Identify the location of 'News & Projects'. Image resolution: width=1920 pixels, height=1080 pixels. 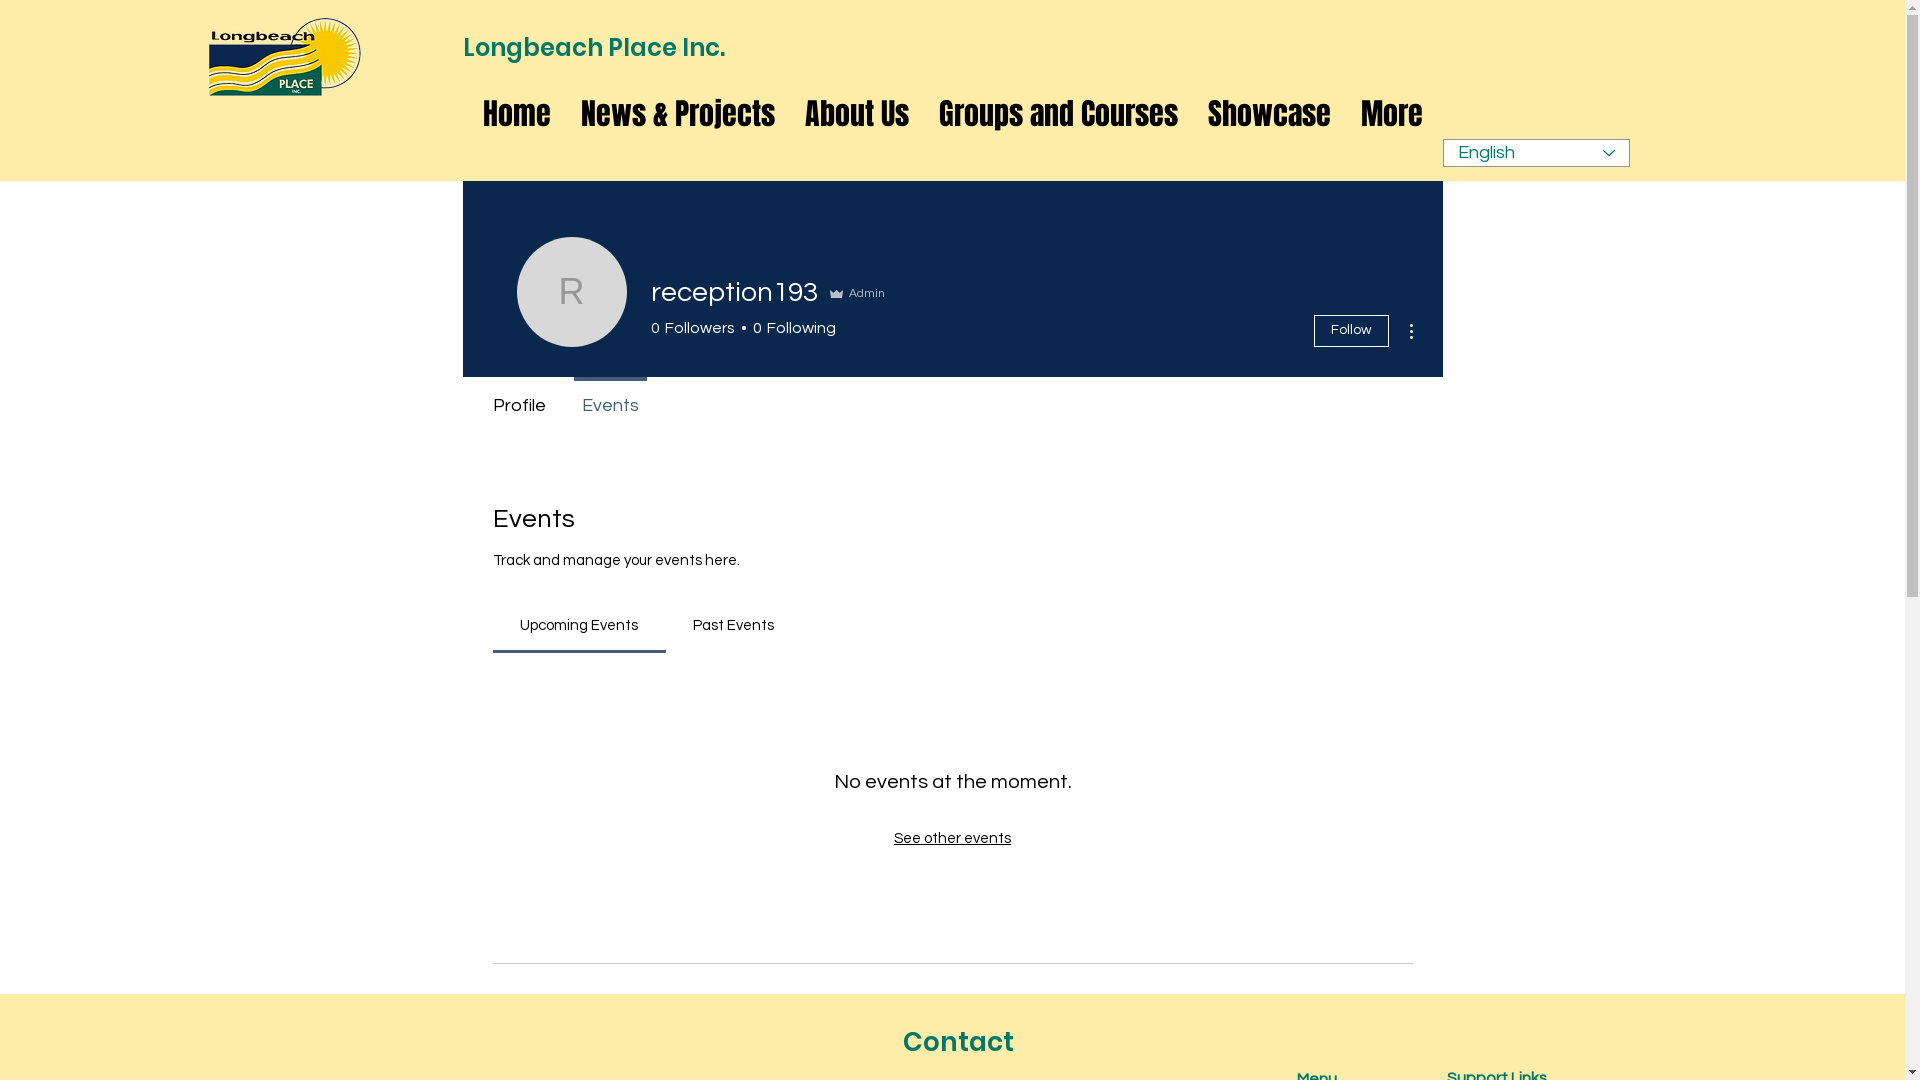
(677, 114).